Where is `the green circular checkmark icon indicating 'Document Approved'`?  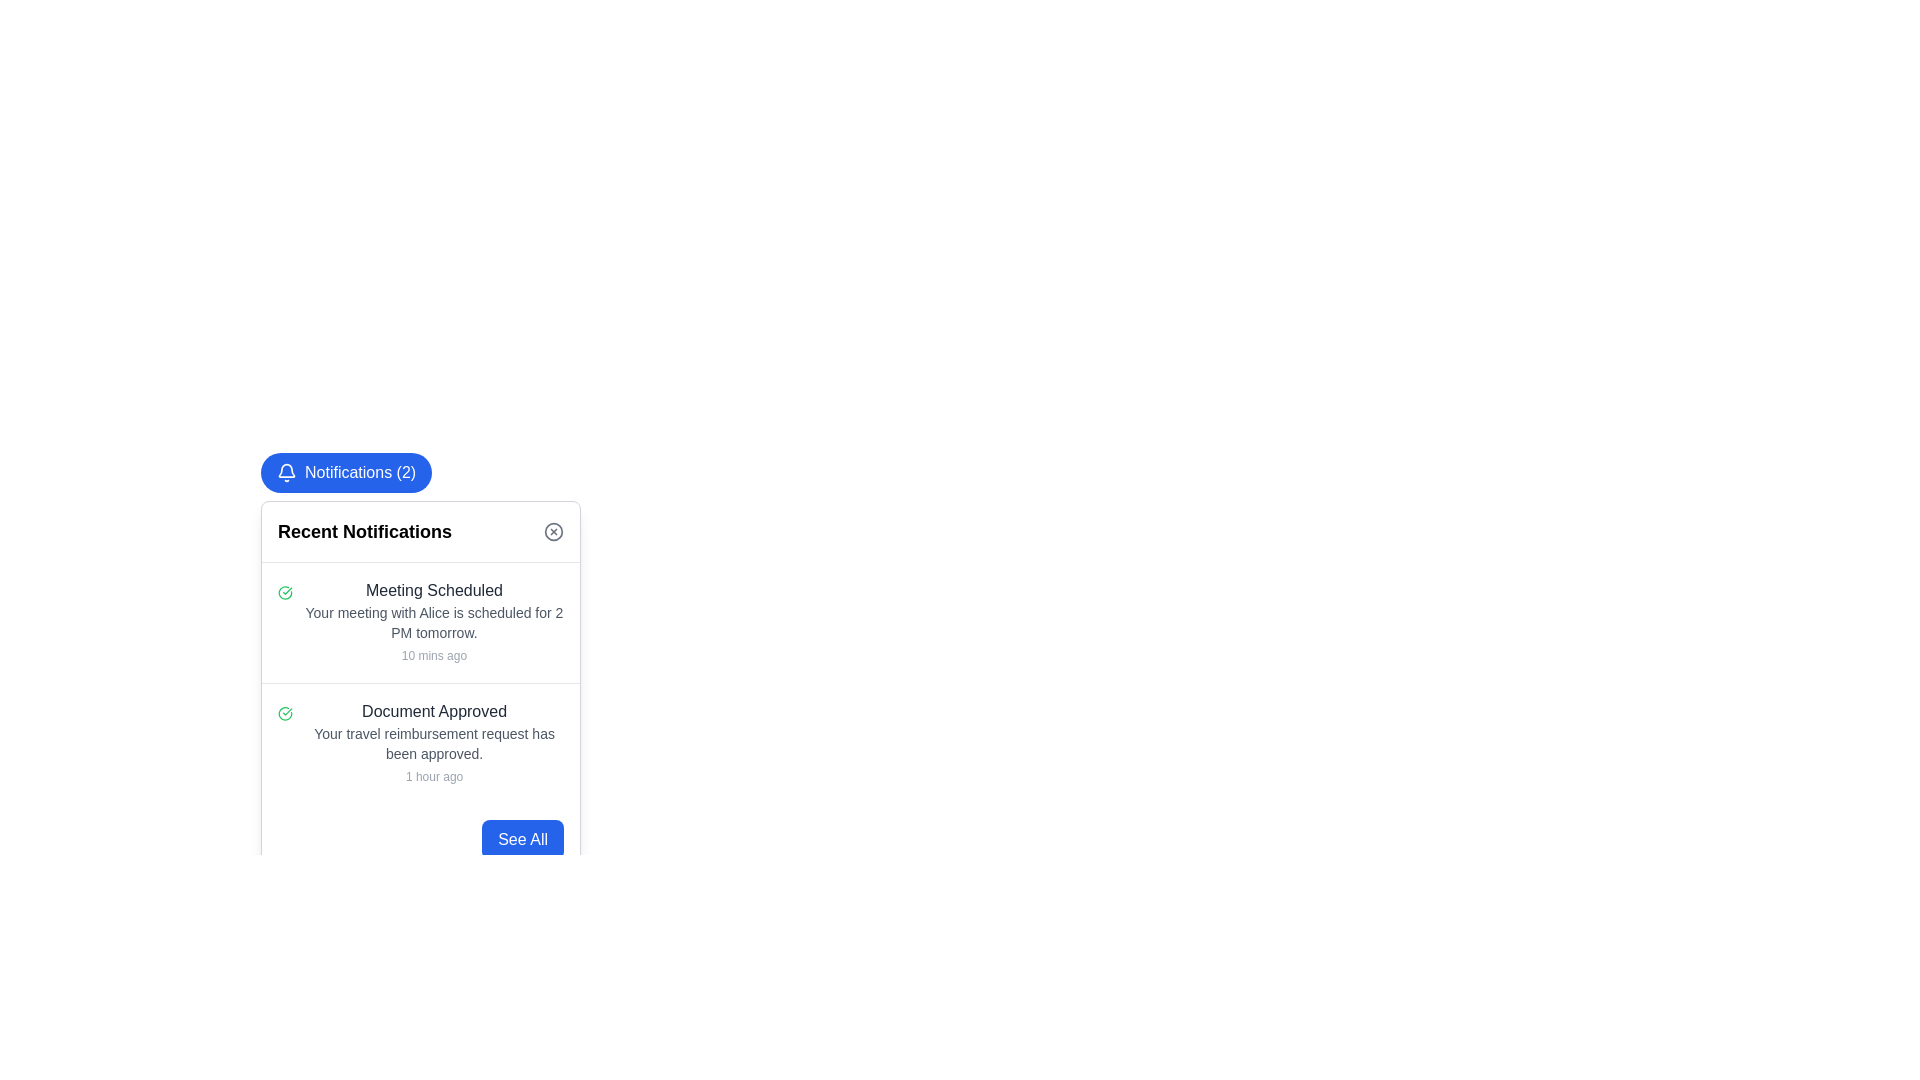
the green circular checkmark icon indicating 'Document Approved' is located at coordinates (284, 712).